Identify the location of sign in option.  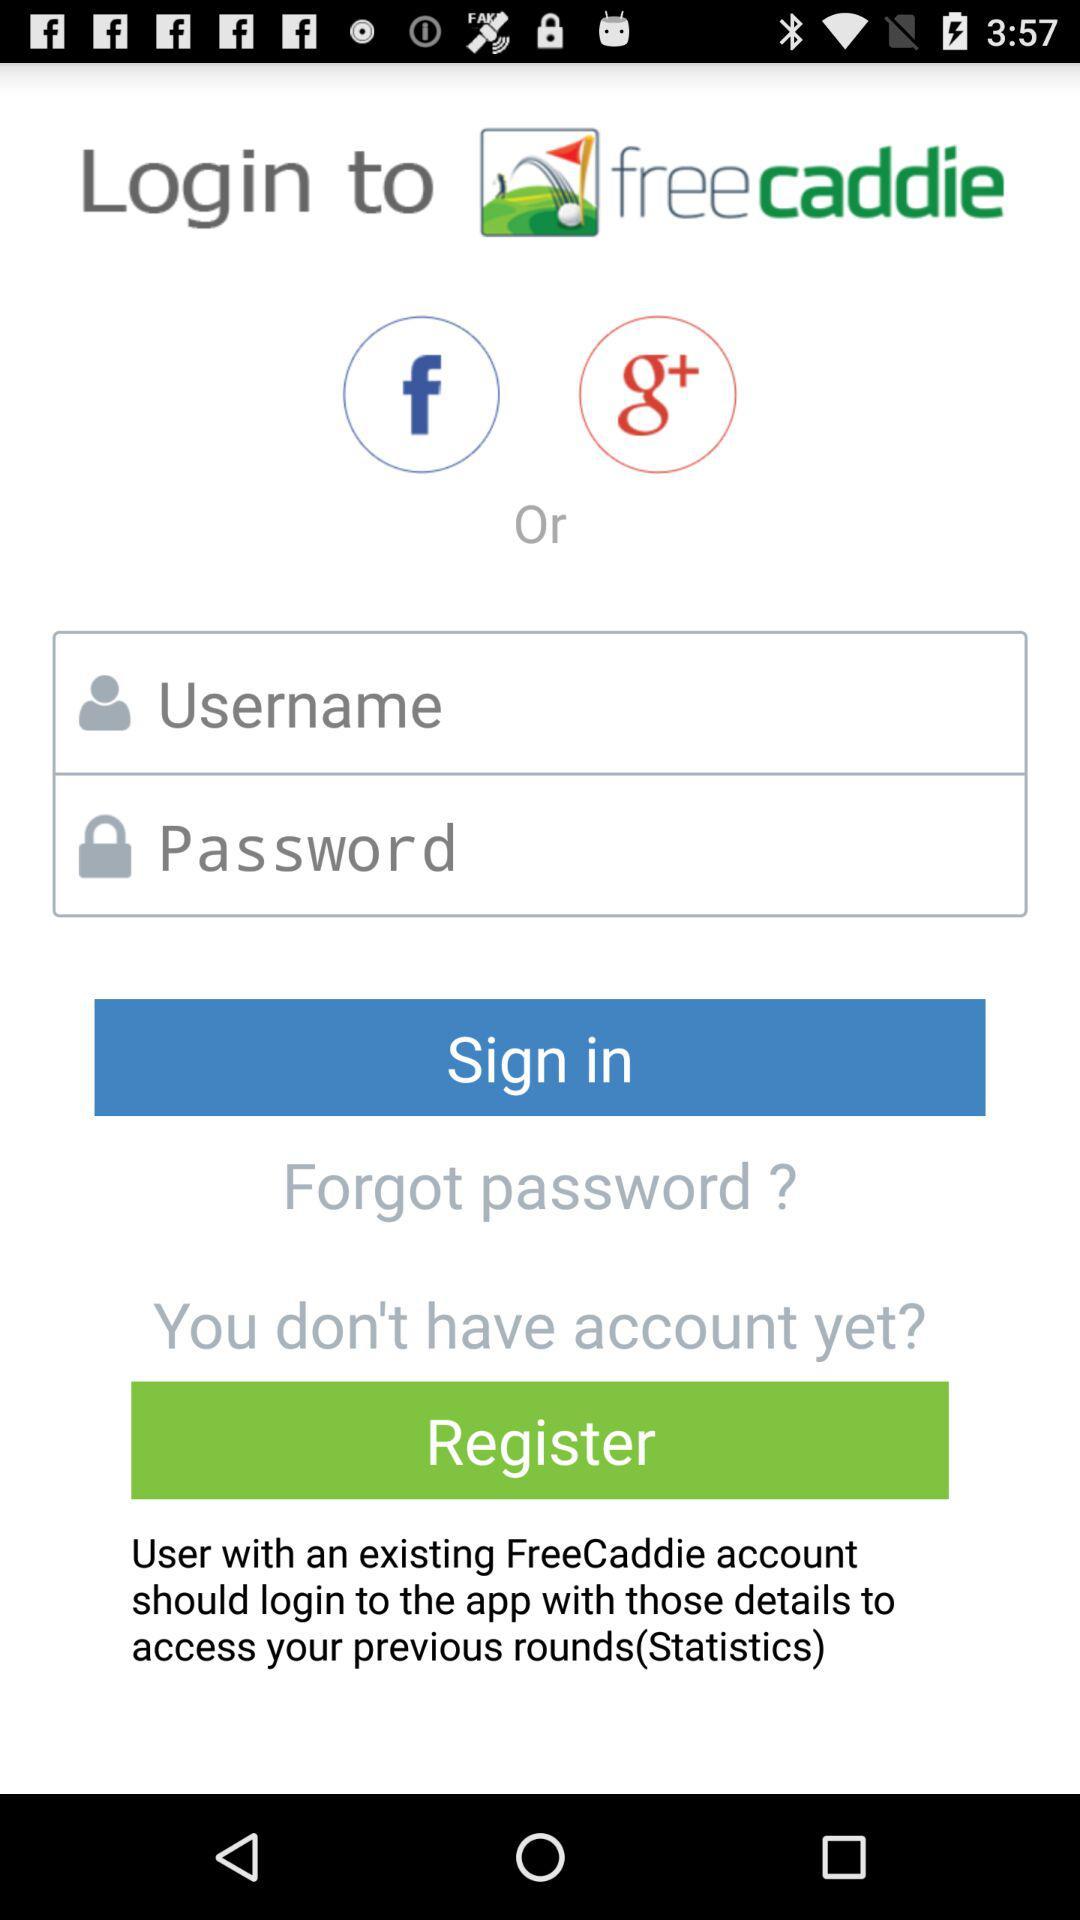
(657, 394).